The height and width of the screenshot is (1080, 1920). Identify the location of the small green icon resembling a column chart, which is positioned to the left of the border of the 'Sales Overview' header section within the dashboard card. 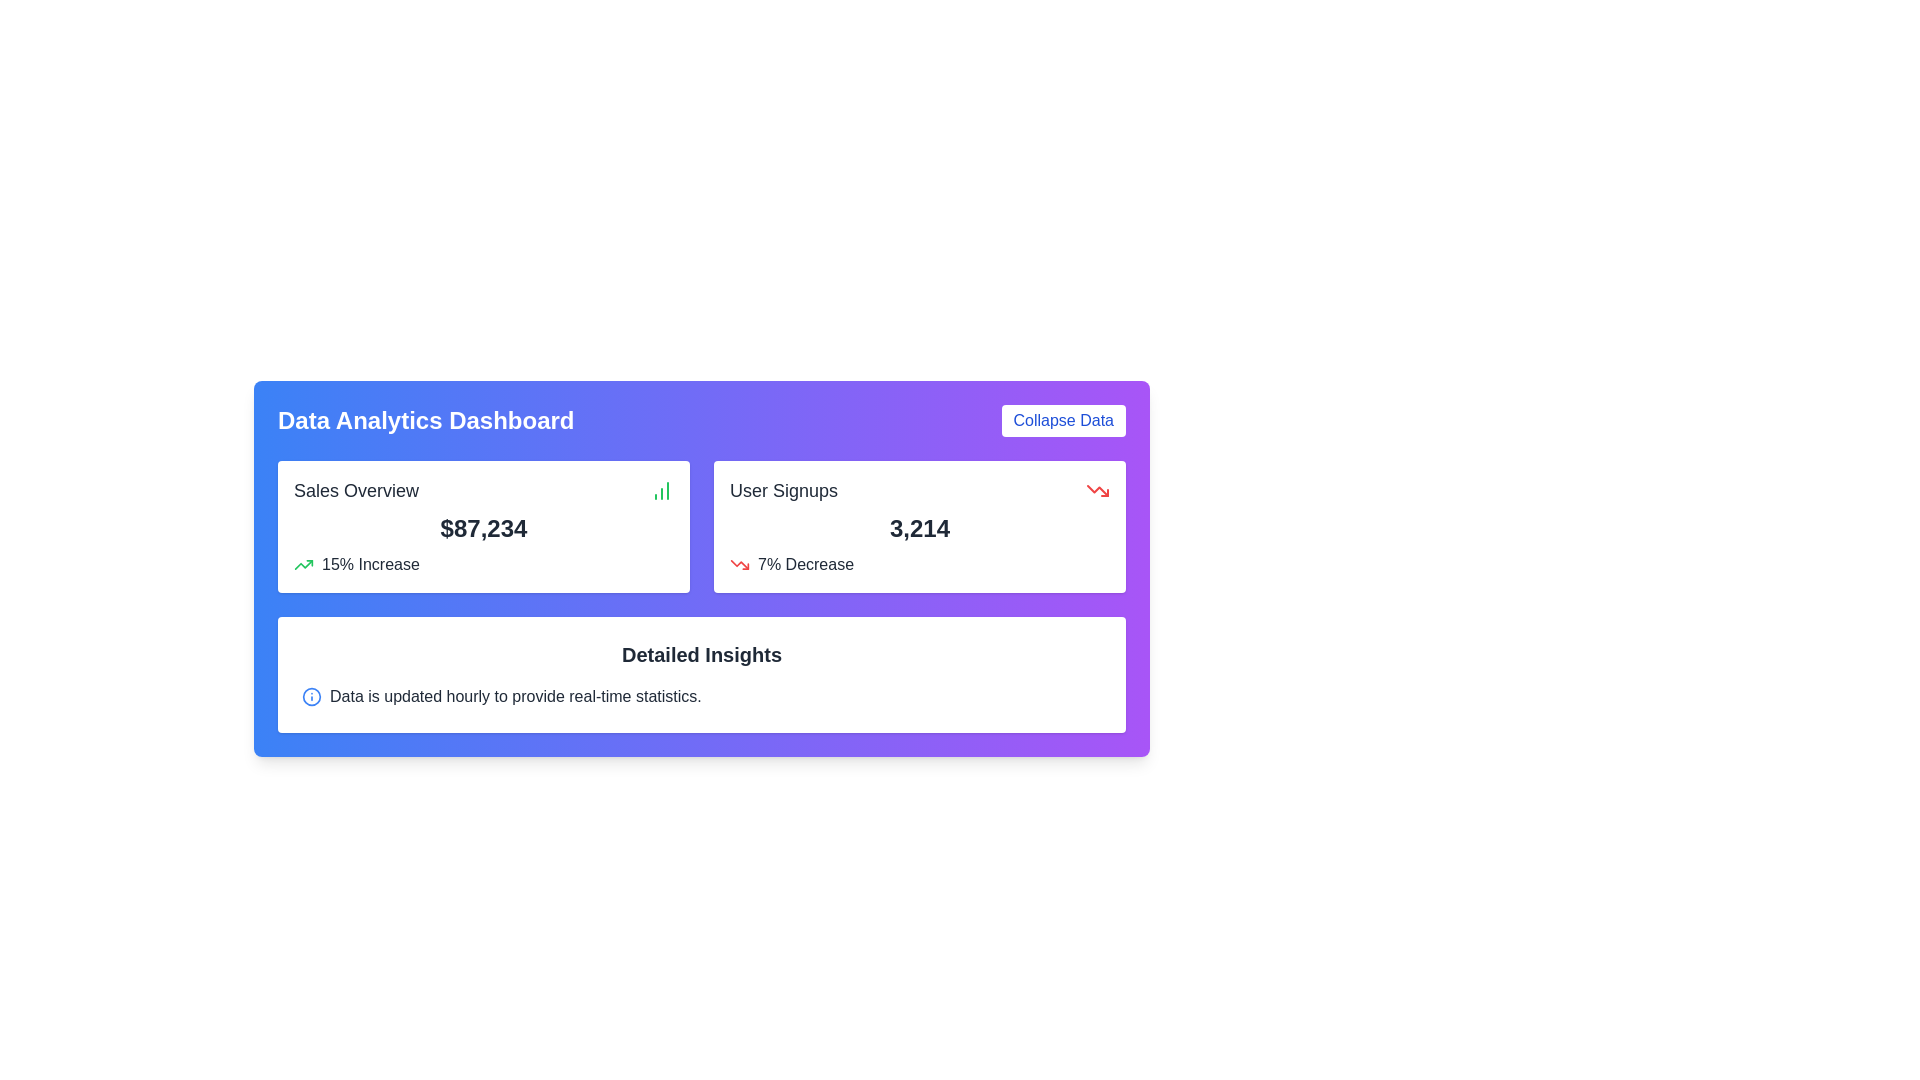
(662, 490).